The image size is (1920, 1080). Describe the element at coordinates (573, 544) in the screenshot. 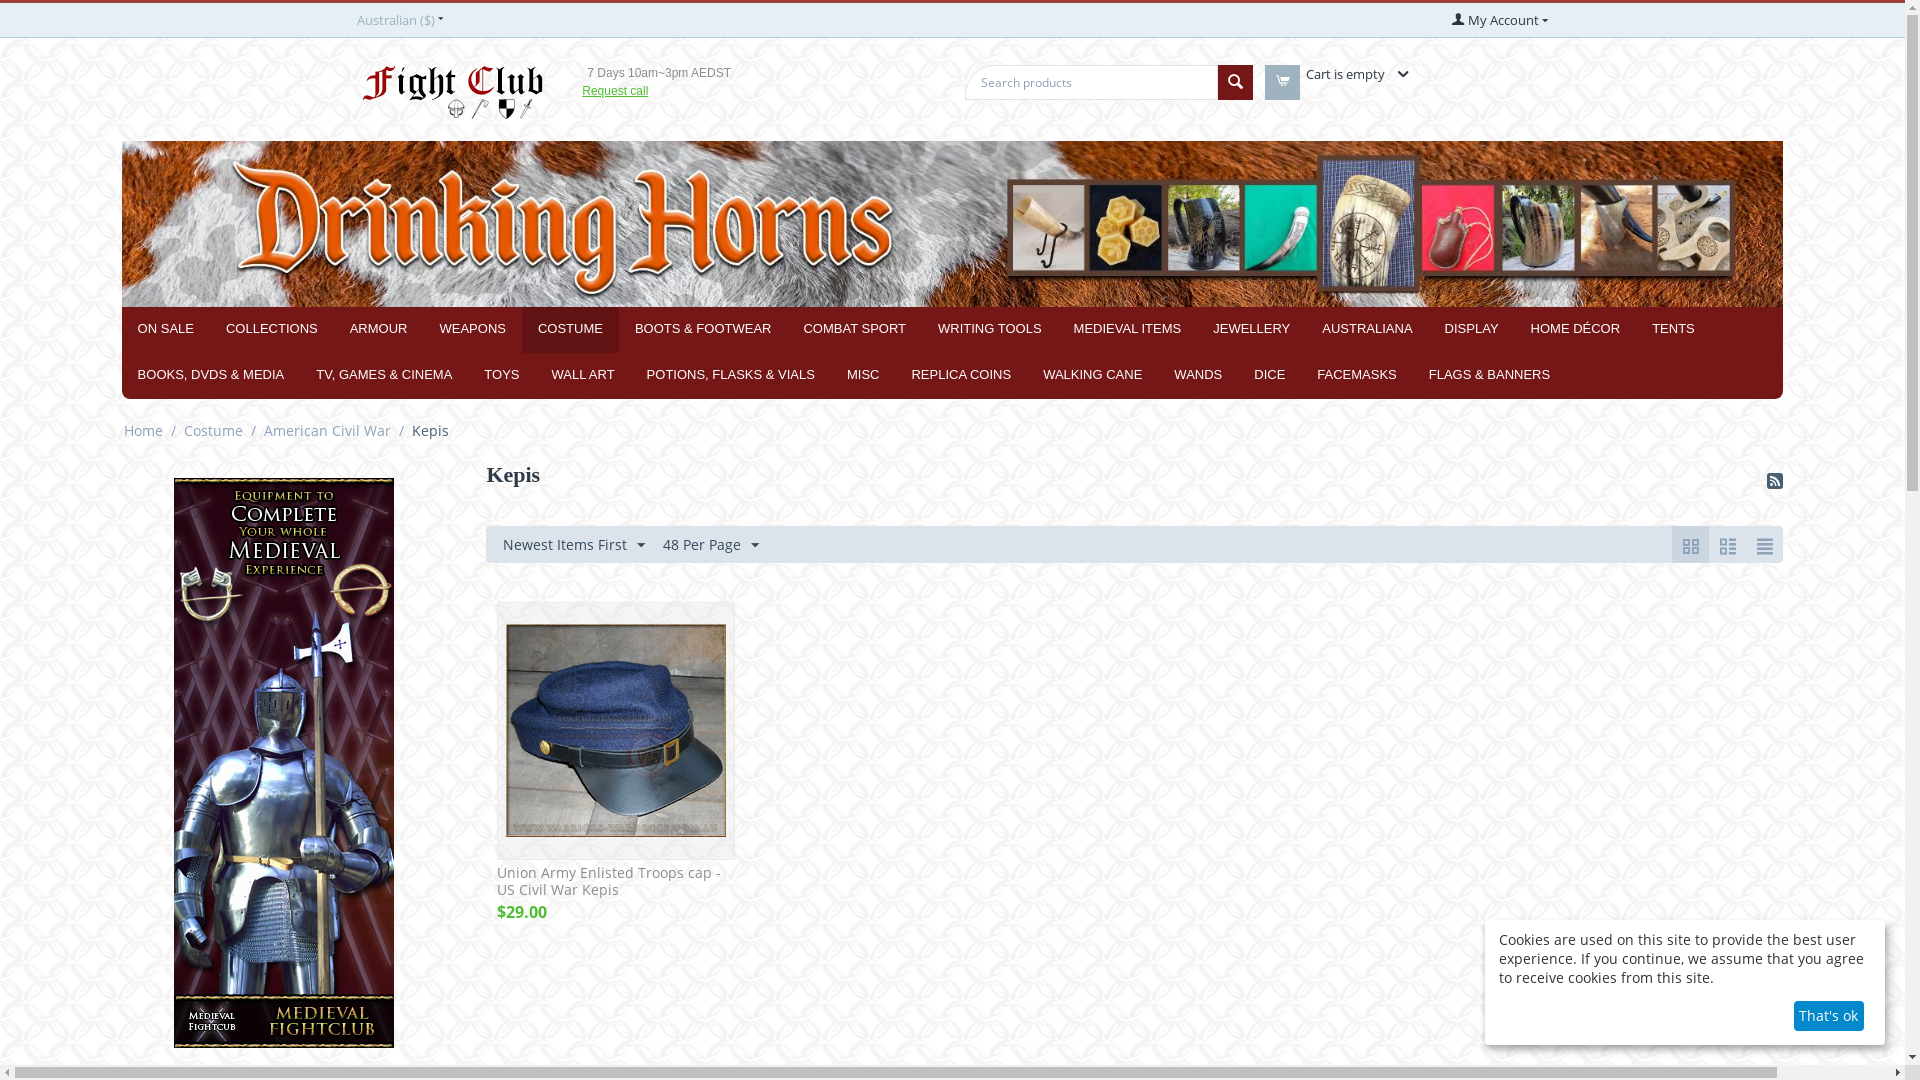

I see `'Newest Items First'` at that location.